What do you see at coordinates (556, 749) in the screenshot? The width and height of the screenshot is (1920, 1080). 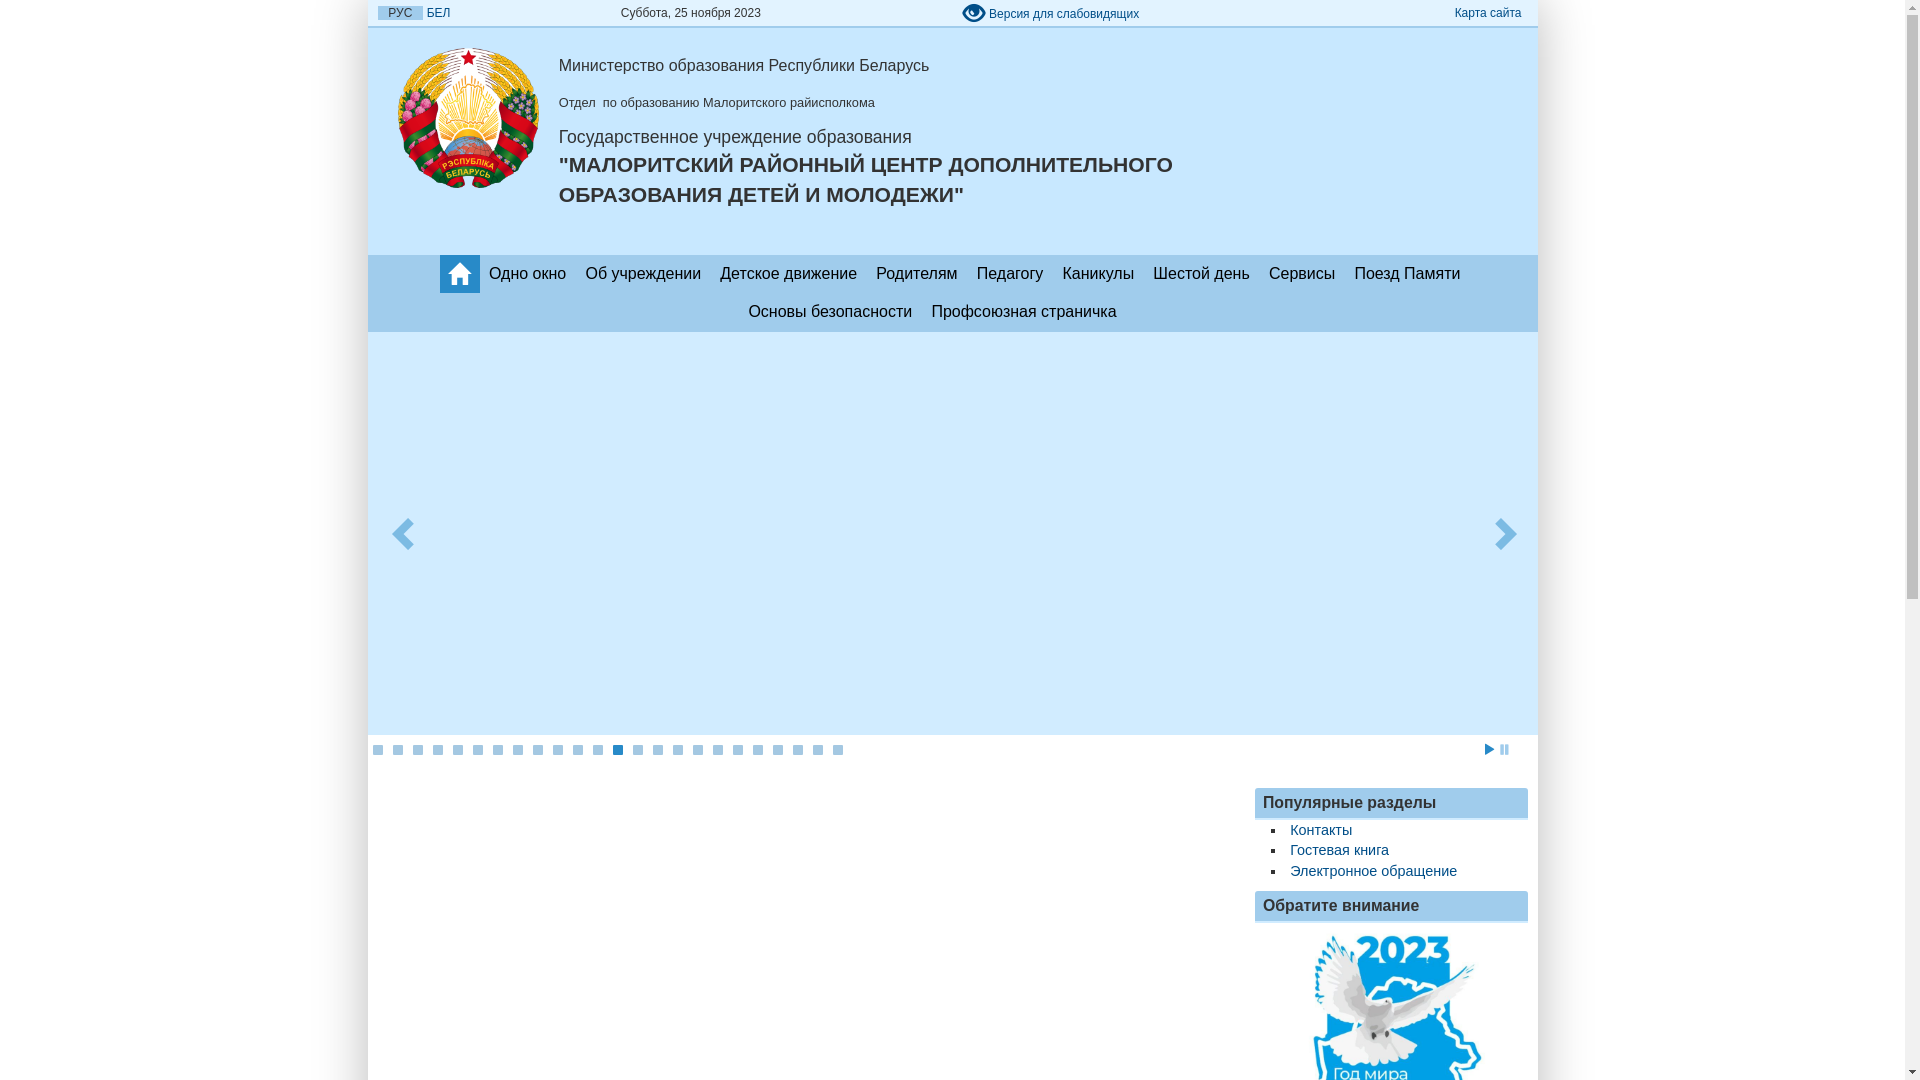 I see `'10'` at bounding box center [556, 749].